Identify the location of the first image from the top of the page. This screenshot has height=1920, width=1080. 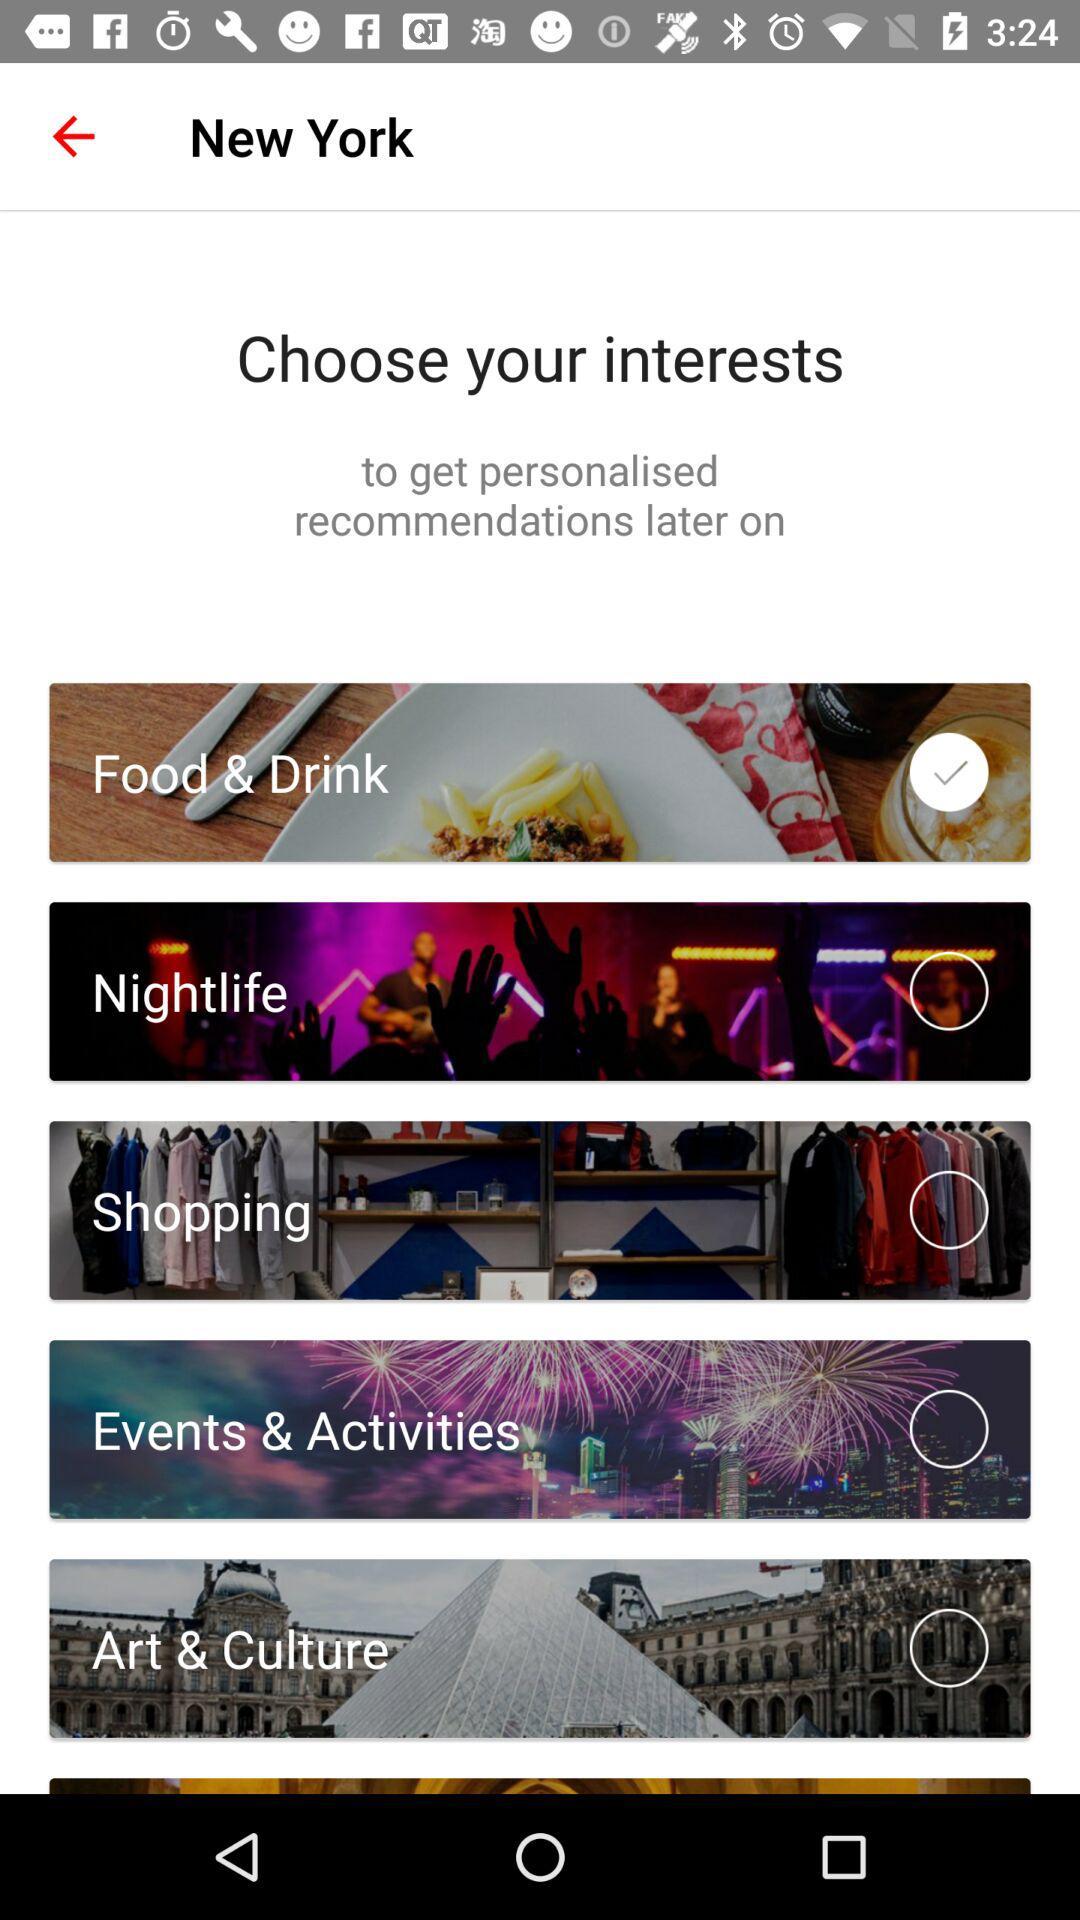
(540, 771).